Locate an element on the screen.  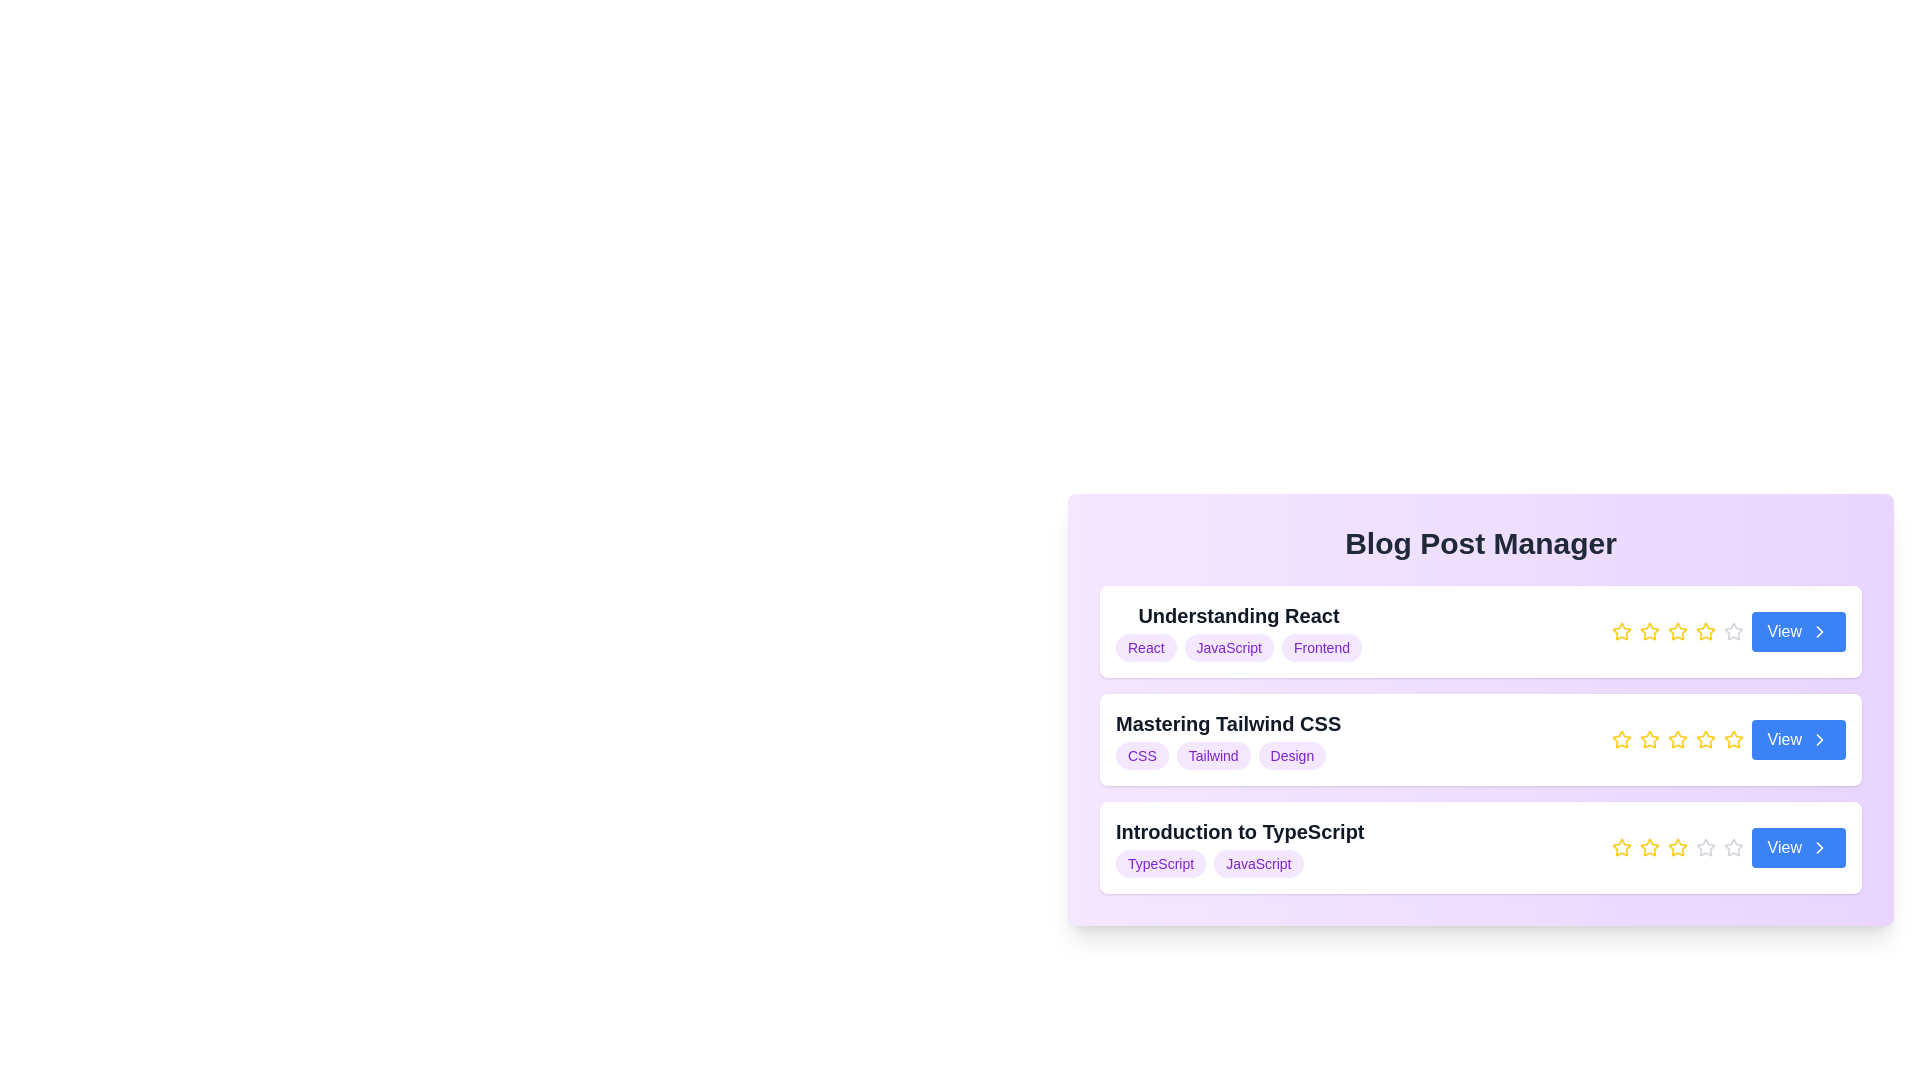
the fourth star icon with a hollow yellow border and white fill in the rating row under the 'Understanding React' blog post is located at coordinates (1677, 631).